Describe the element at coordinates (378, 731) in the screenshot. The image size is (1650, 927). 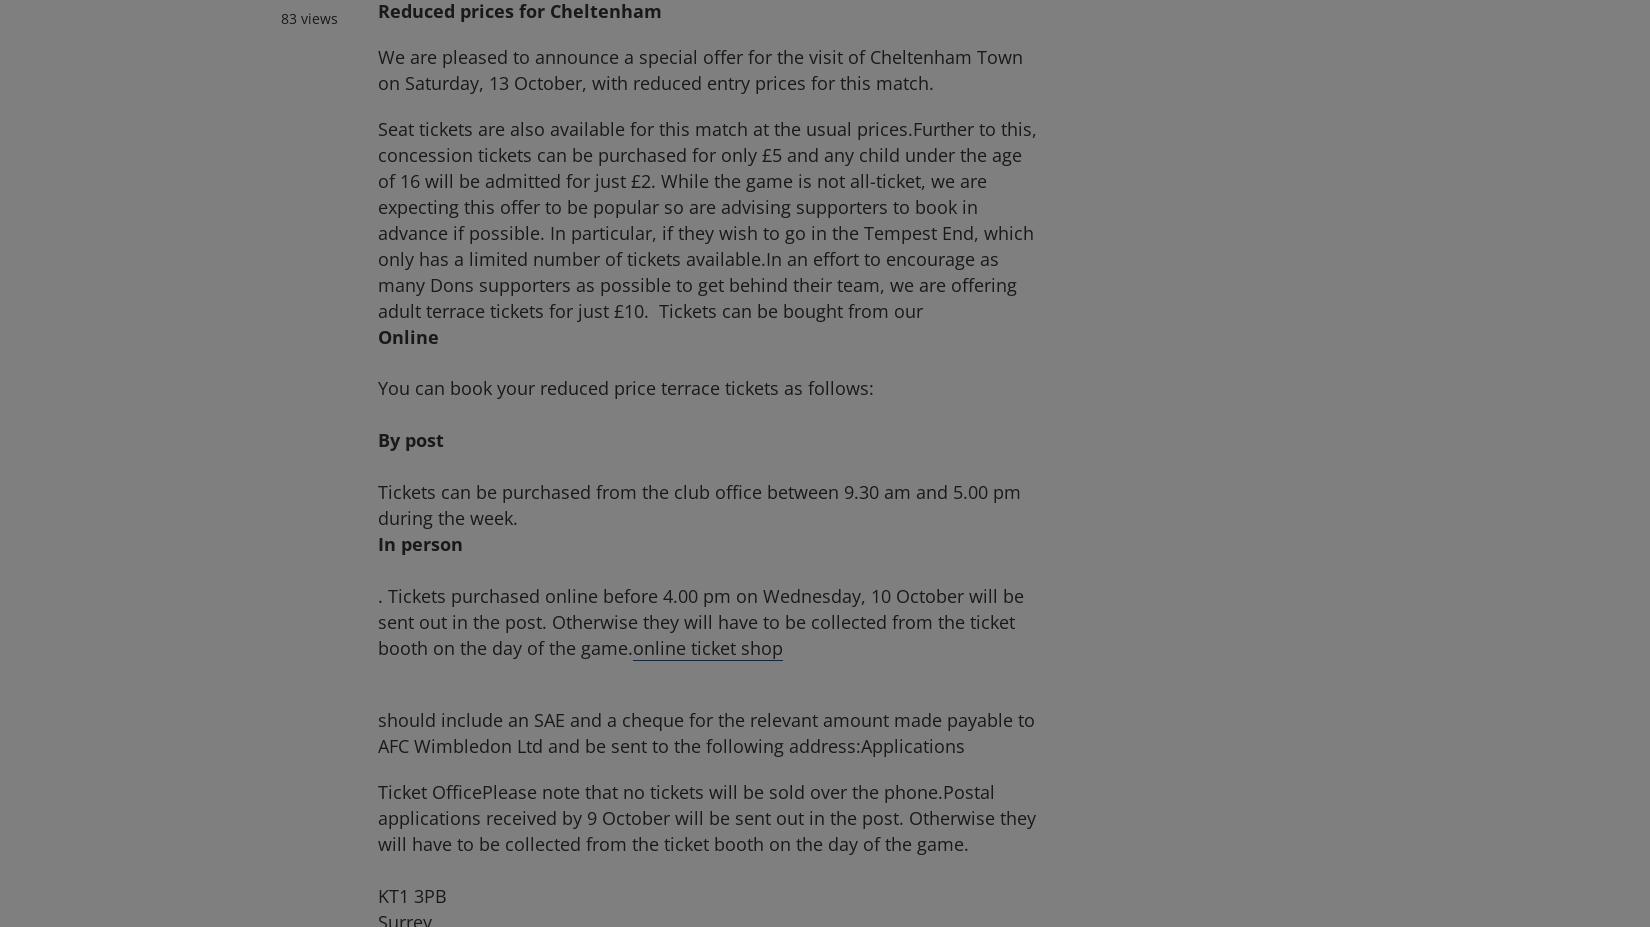
I see `'should include an SAE and a cheque for the relevant amount made payable to AFC Wimbledon Ltd and be sent to the following address:Applications'` at that location.